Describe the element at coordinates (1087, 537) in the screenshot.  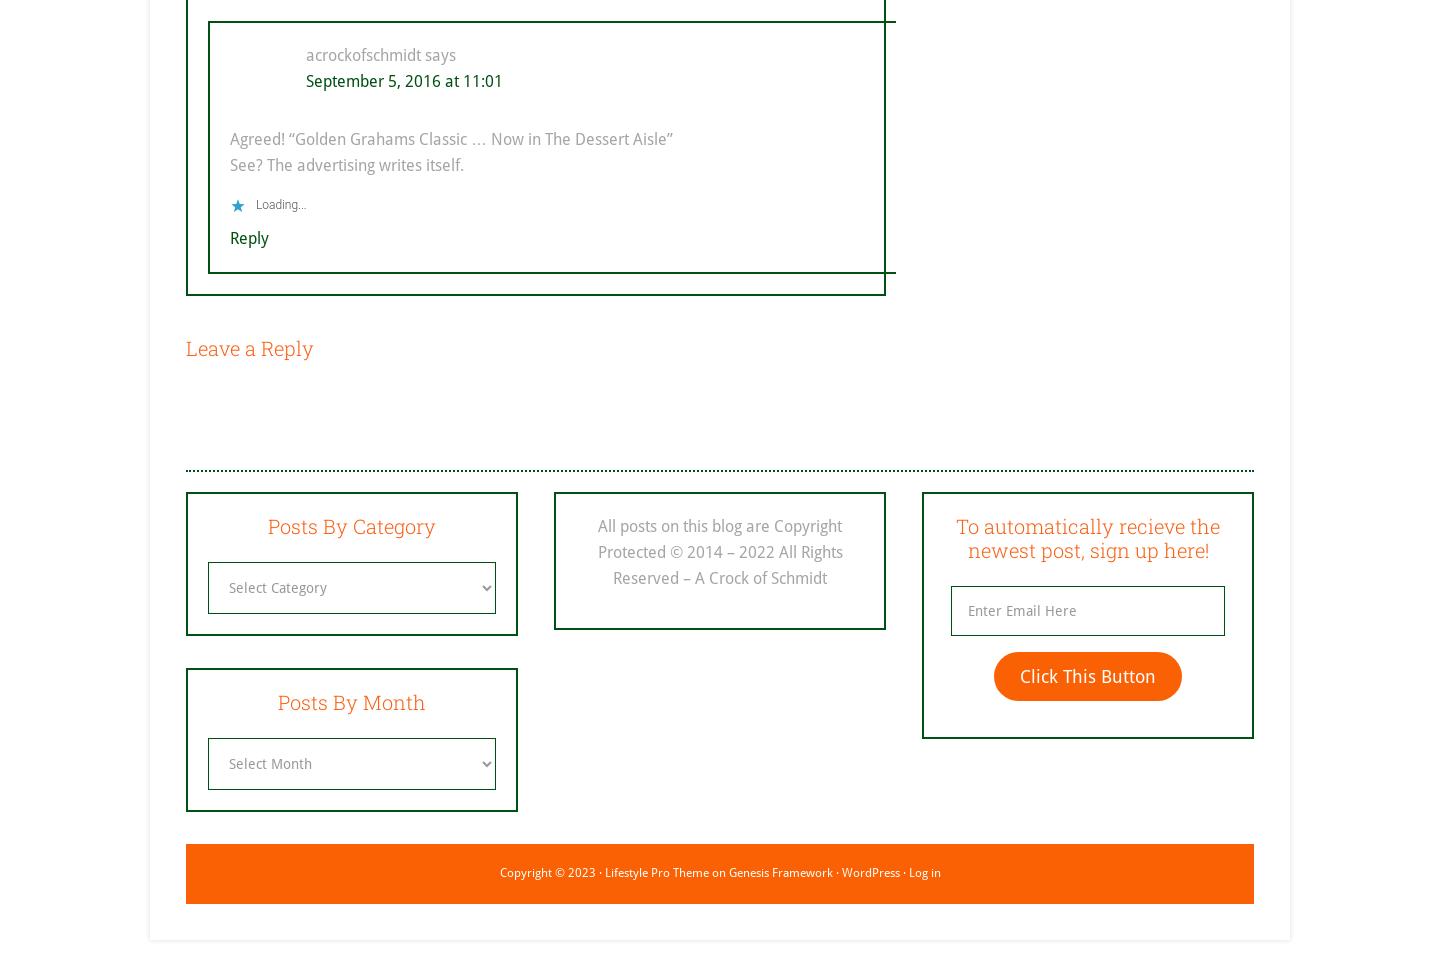
I see `'To automatically recieve the newest post, sign up here!'` at that location.